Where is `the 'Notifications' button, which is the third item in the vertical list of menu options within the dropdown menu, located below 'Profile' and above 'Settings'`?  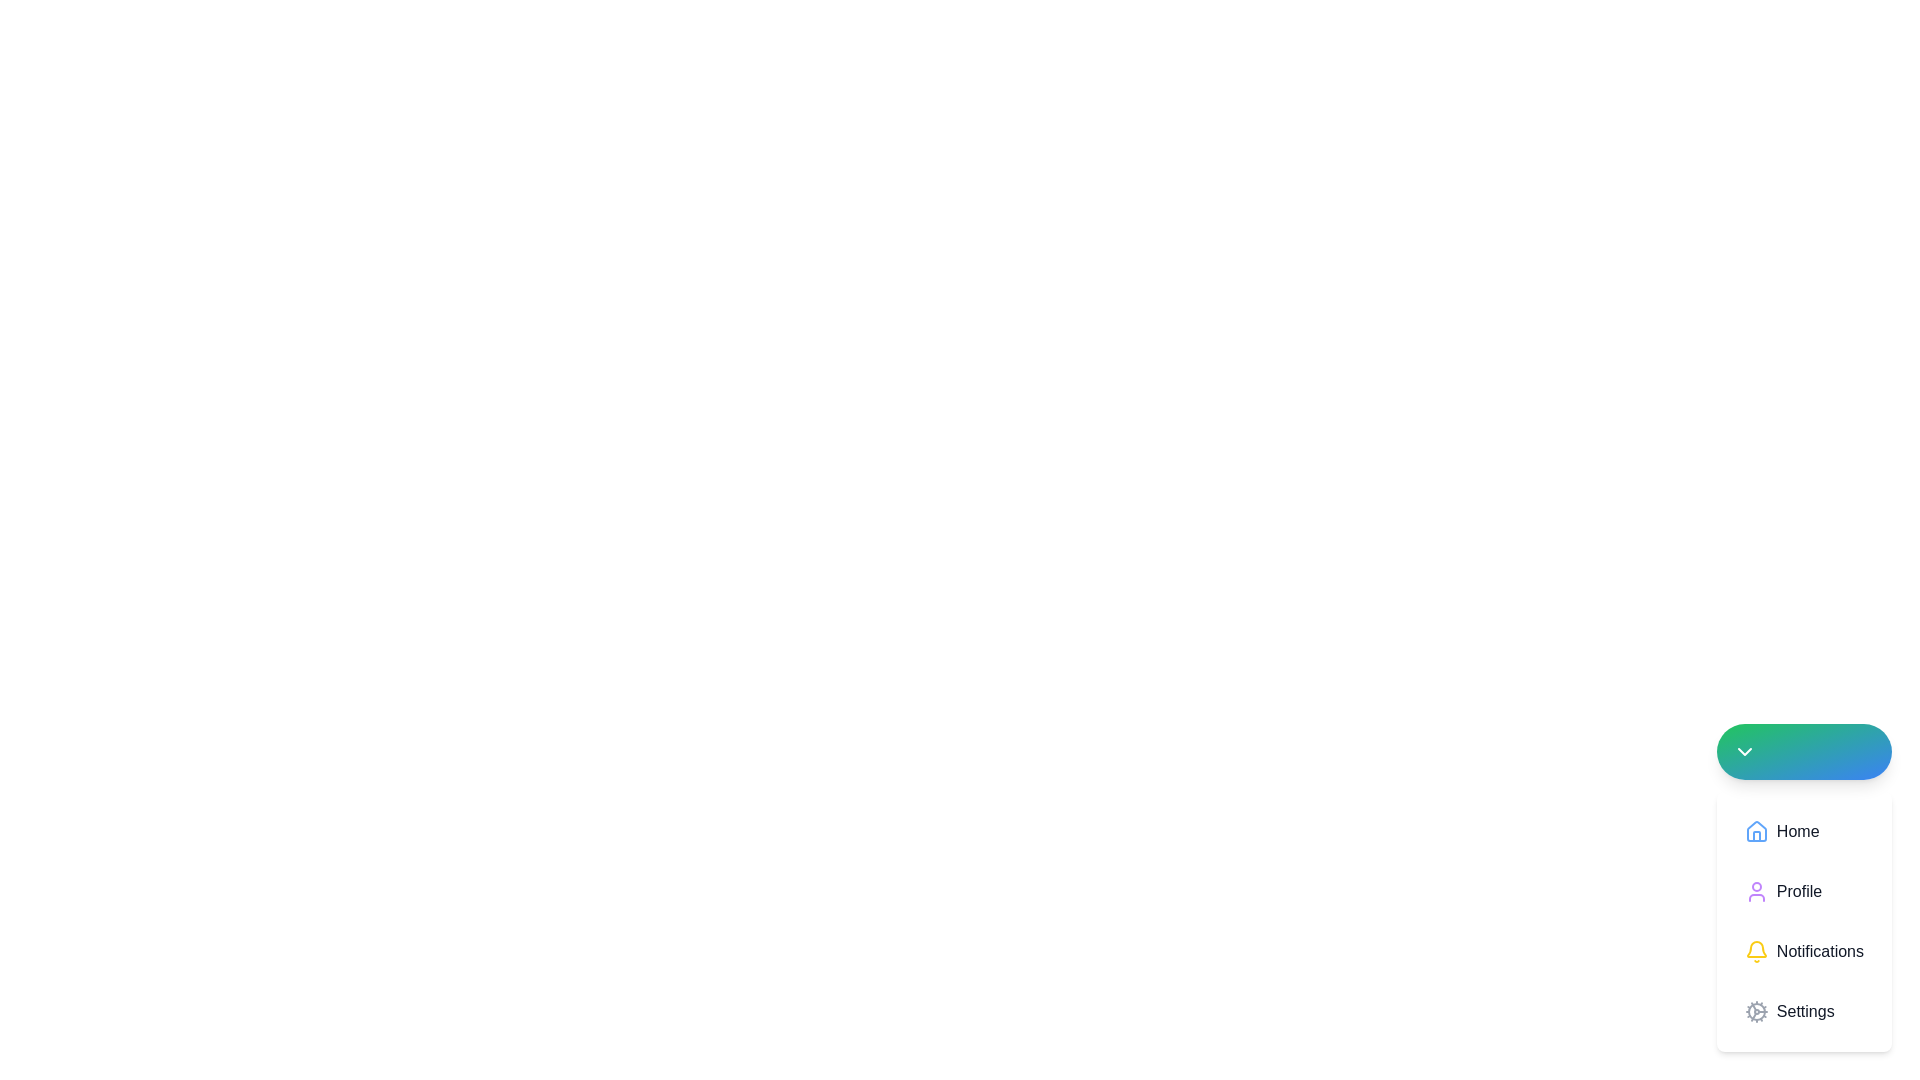 the 'Notifications' button, which is the third item in the vertical list of menu options within the dropdown menu, located below 'Profile' and above 'Settings' is located at coordinates (1804, 951).